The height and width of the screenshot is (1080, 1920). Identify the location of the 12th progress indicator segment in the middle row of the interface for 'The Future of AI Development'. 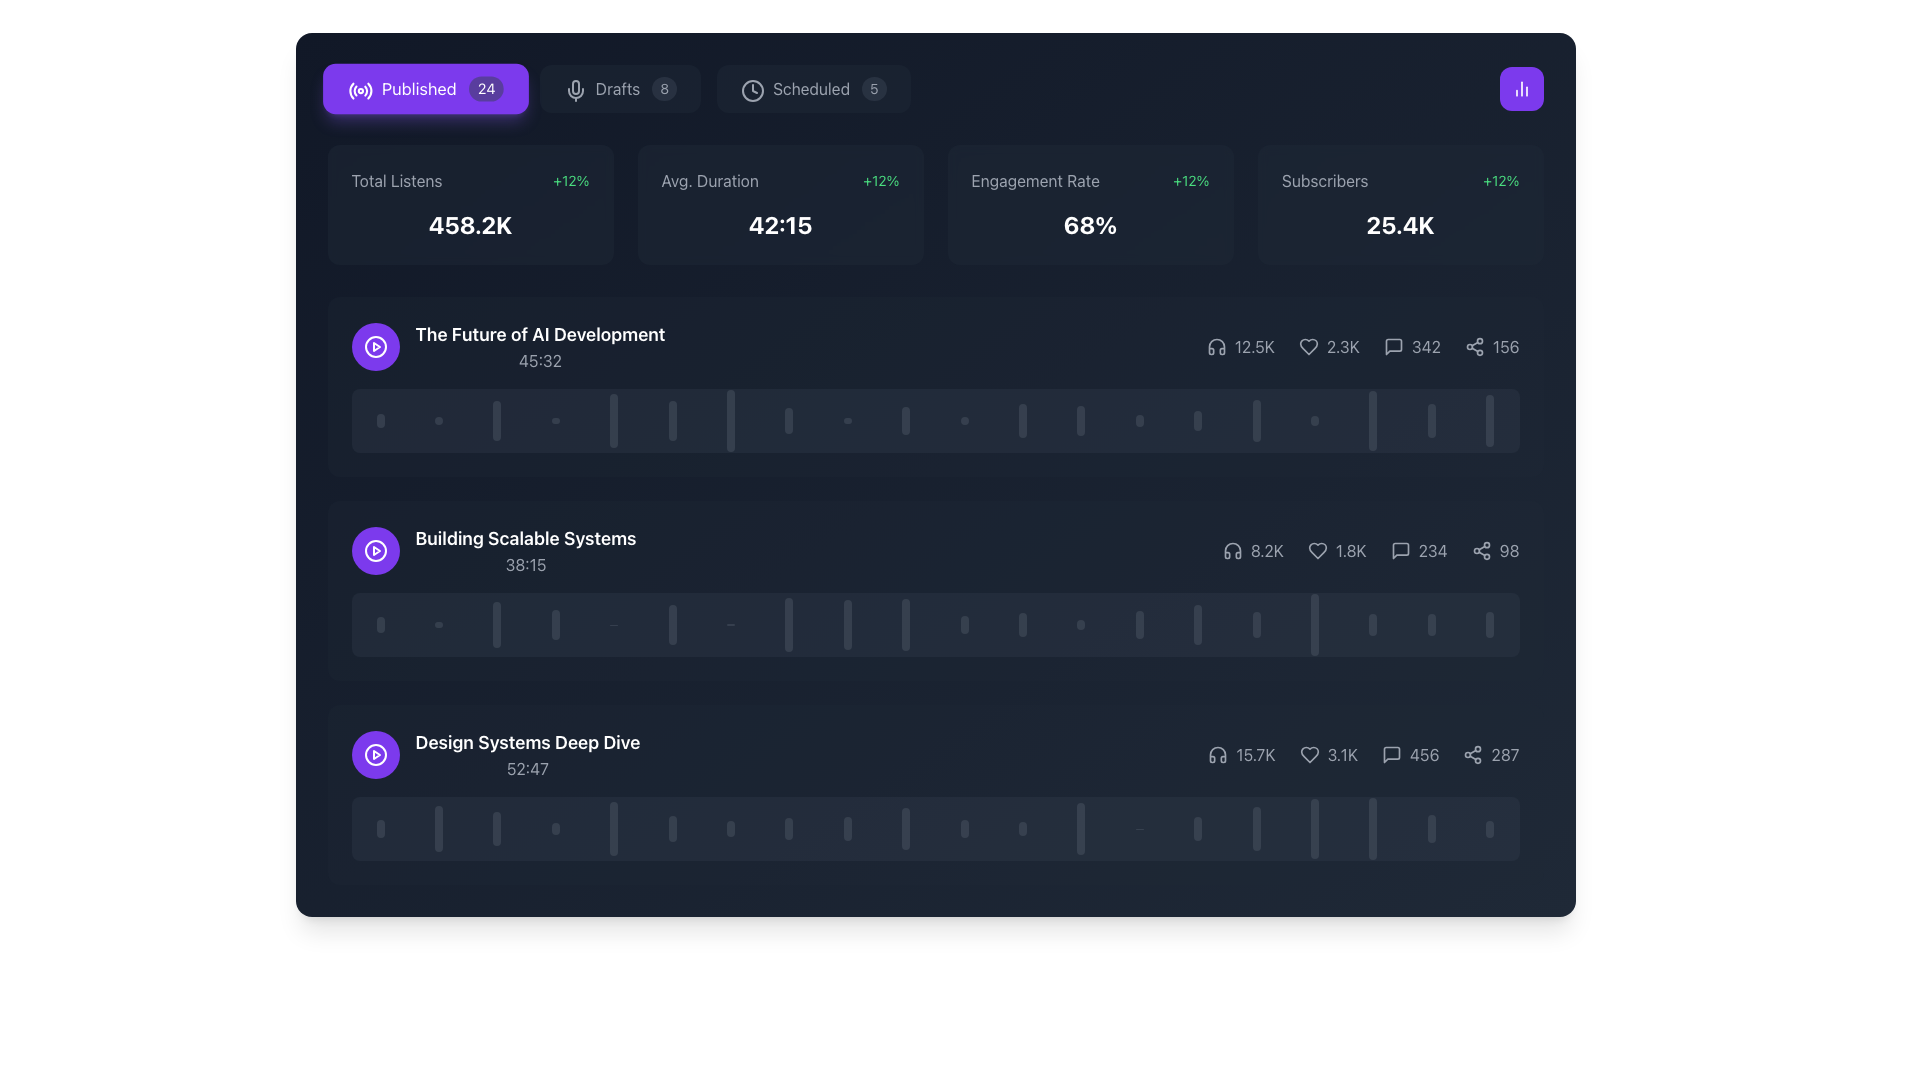
(1022, 419).